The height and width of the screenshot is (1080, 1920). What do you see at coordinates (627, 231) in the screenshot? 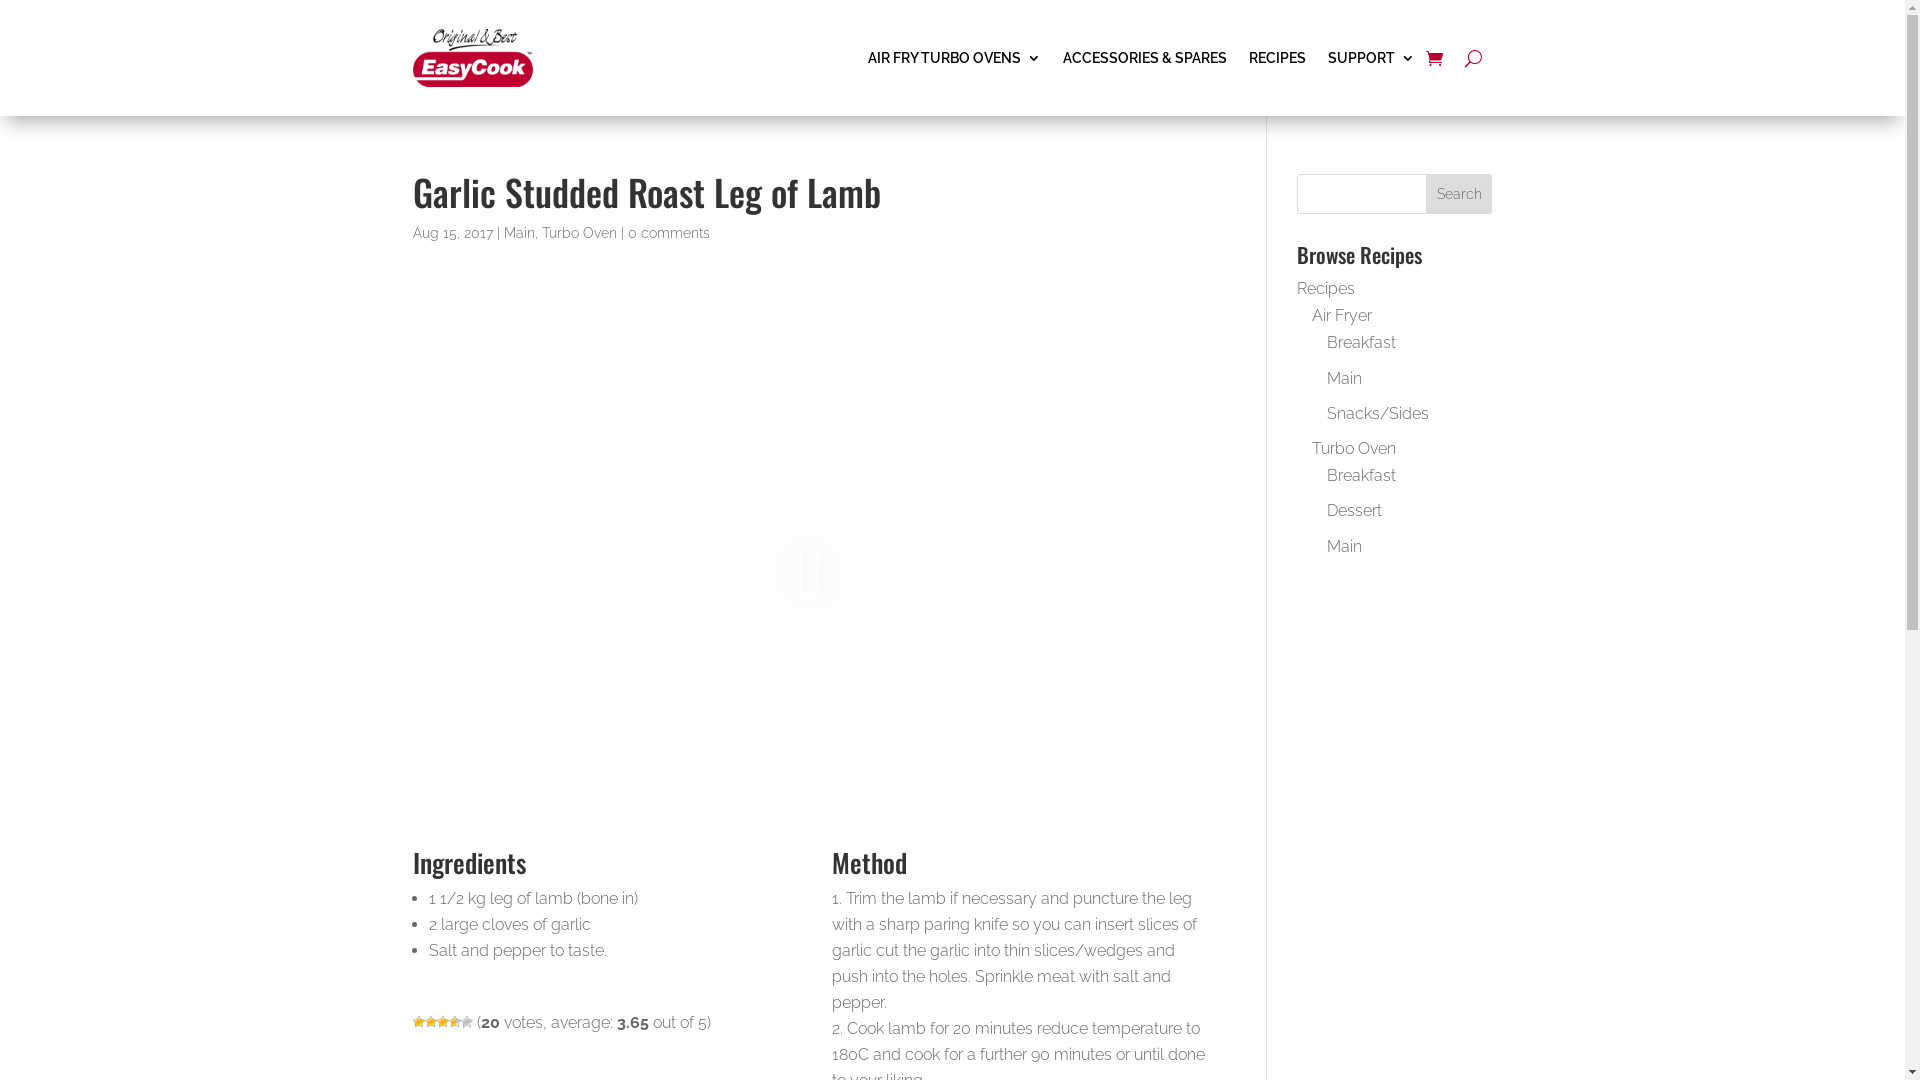
I see `'0 comments'` at bounding box center [627, 231].